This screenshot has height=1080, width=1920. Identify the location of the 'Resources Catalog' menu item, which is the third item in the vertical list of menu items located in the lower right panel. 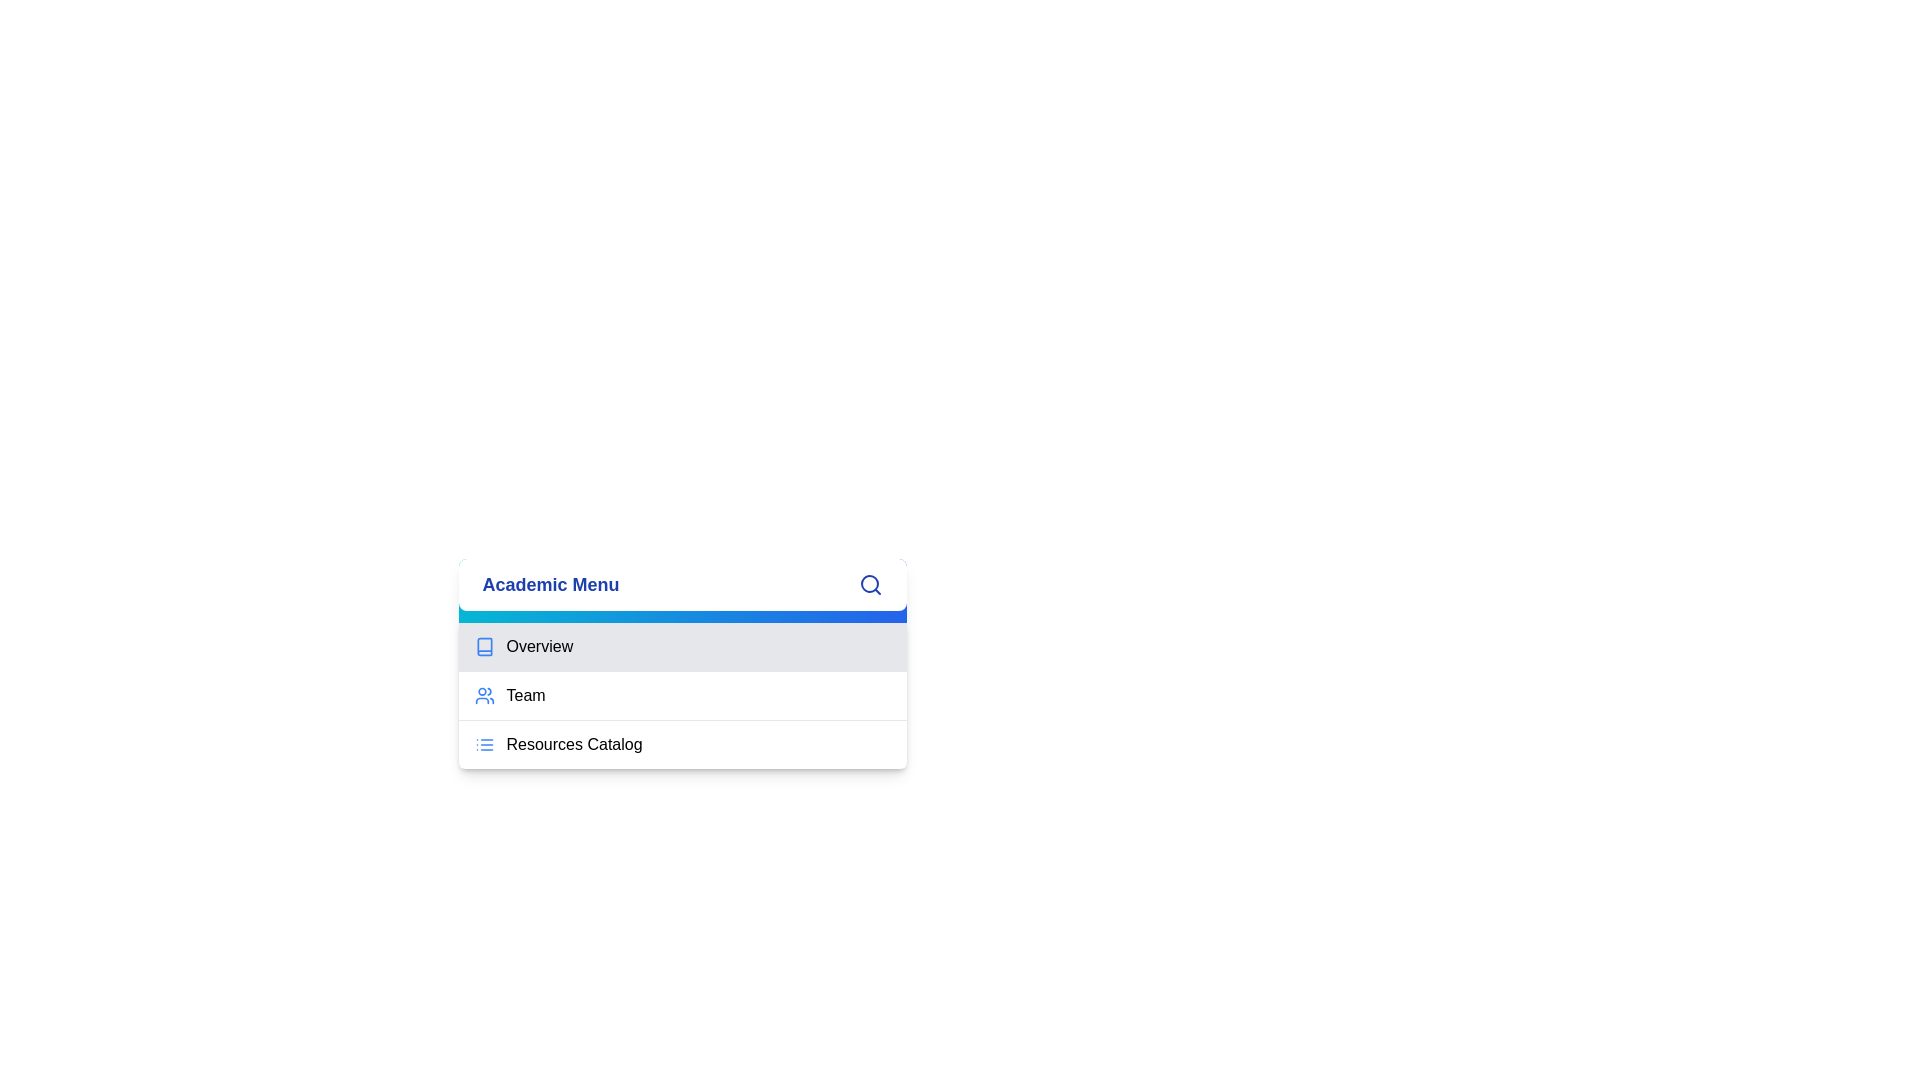
(682, 744).